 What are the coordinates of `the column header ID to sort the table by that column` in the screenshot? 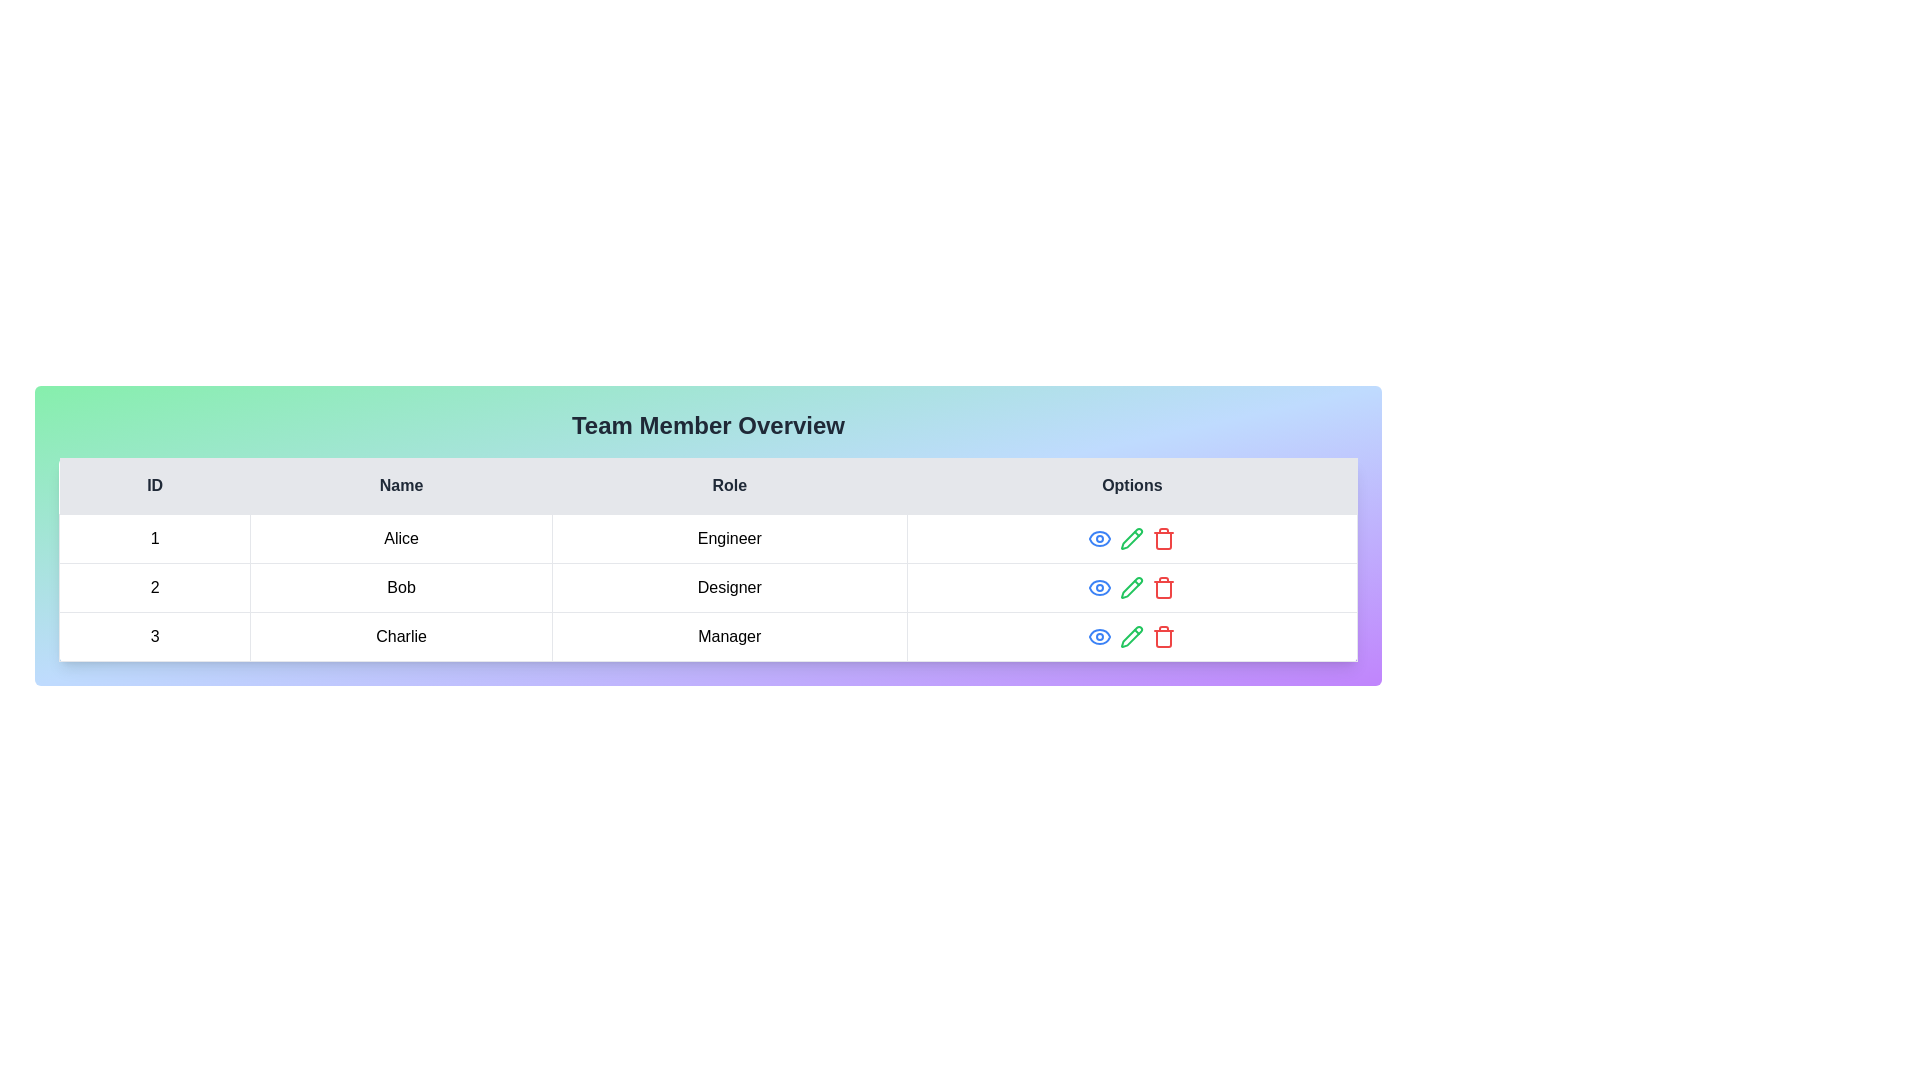 It's located at (153, 486).